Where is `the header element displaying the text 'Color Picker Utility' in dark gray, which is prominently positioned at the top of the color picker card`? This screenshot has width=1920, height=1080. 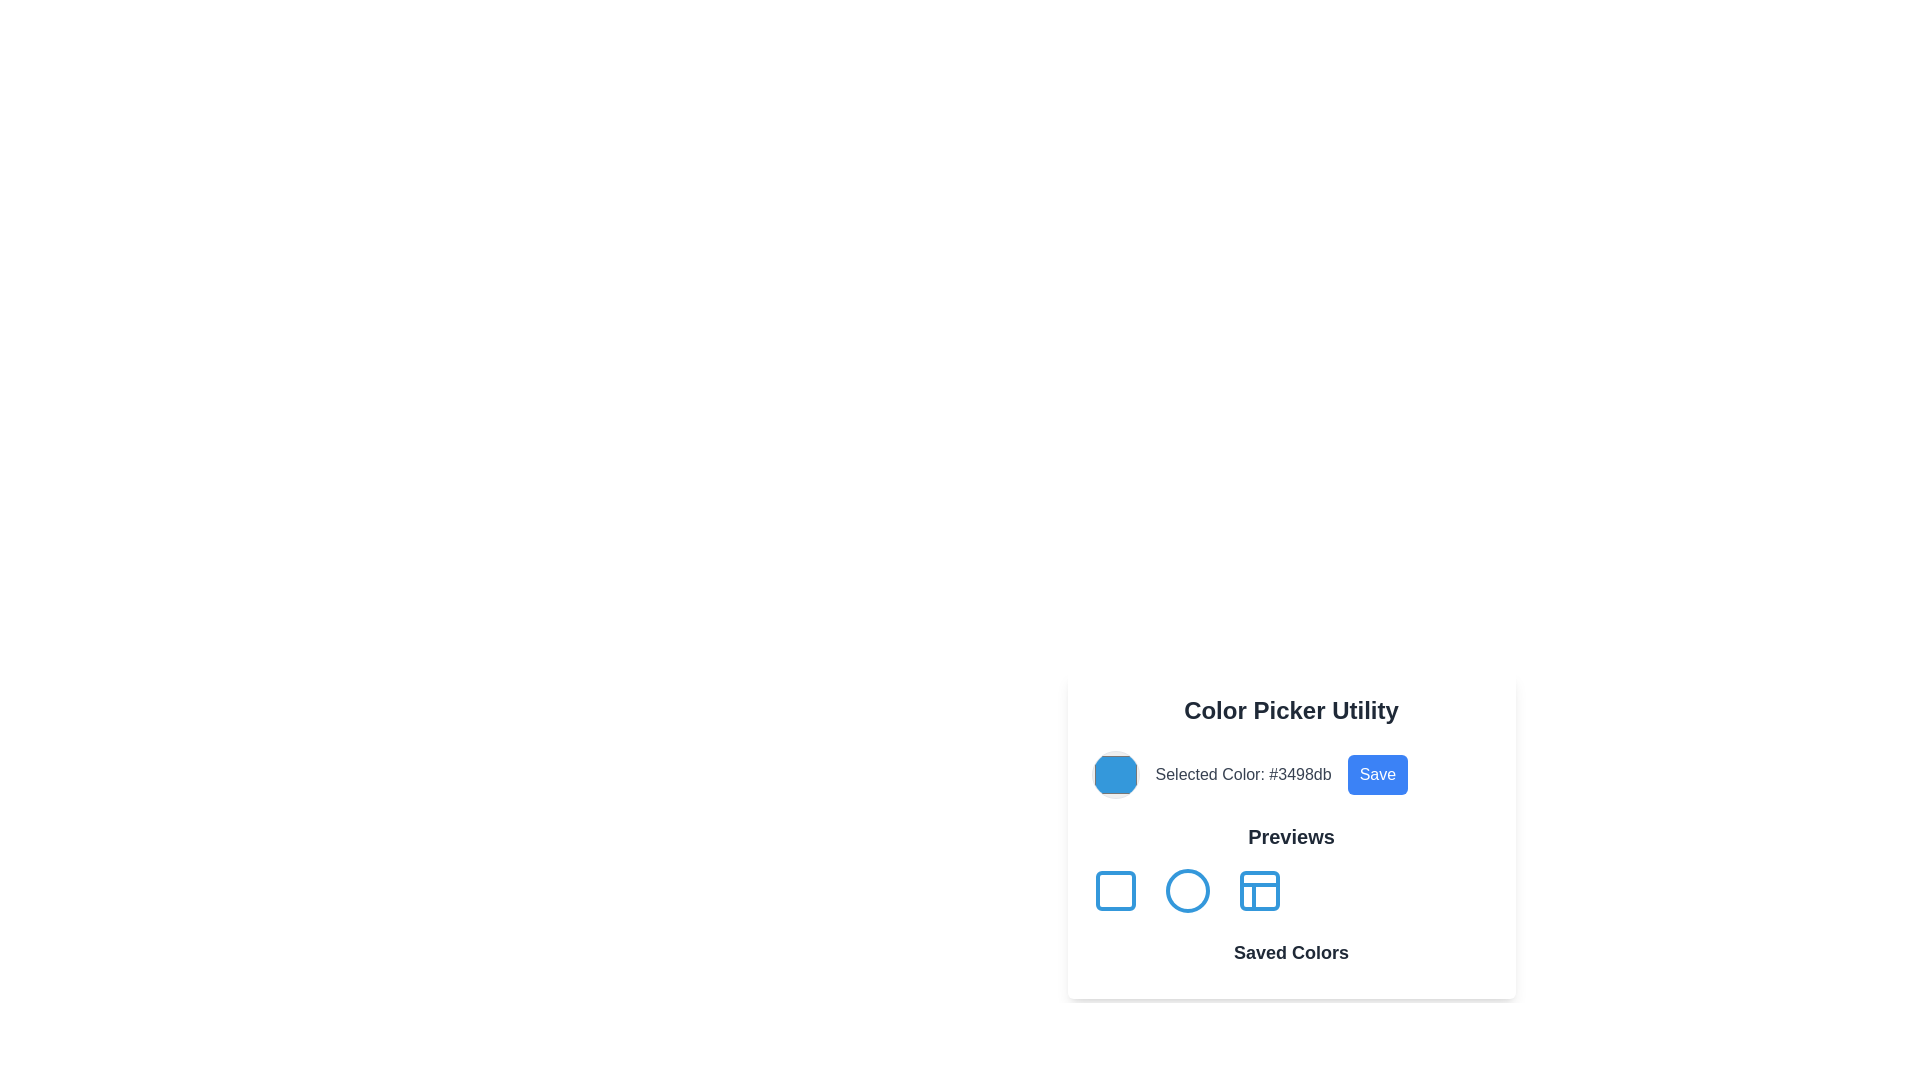
the header element displaying the text 'Color Picker Utility' in dark gray, which is prominently positioned at the top of the color picker card is located at coordinates (1291, 709).